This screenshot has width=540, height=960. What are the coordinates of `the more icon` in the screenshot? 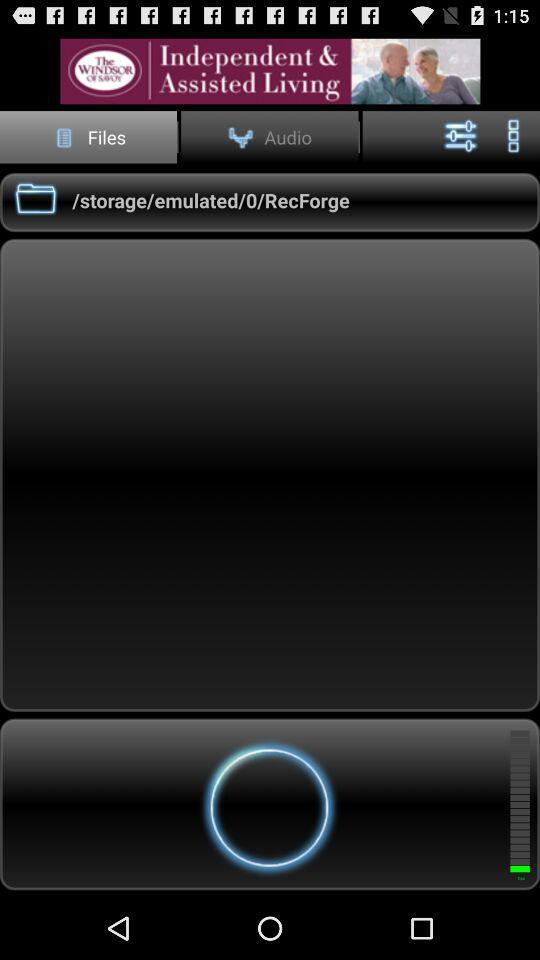 It's located at (513, 144).